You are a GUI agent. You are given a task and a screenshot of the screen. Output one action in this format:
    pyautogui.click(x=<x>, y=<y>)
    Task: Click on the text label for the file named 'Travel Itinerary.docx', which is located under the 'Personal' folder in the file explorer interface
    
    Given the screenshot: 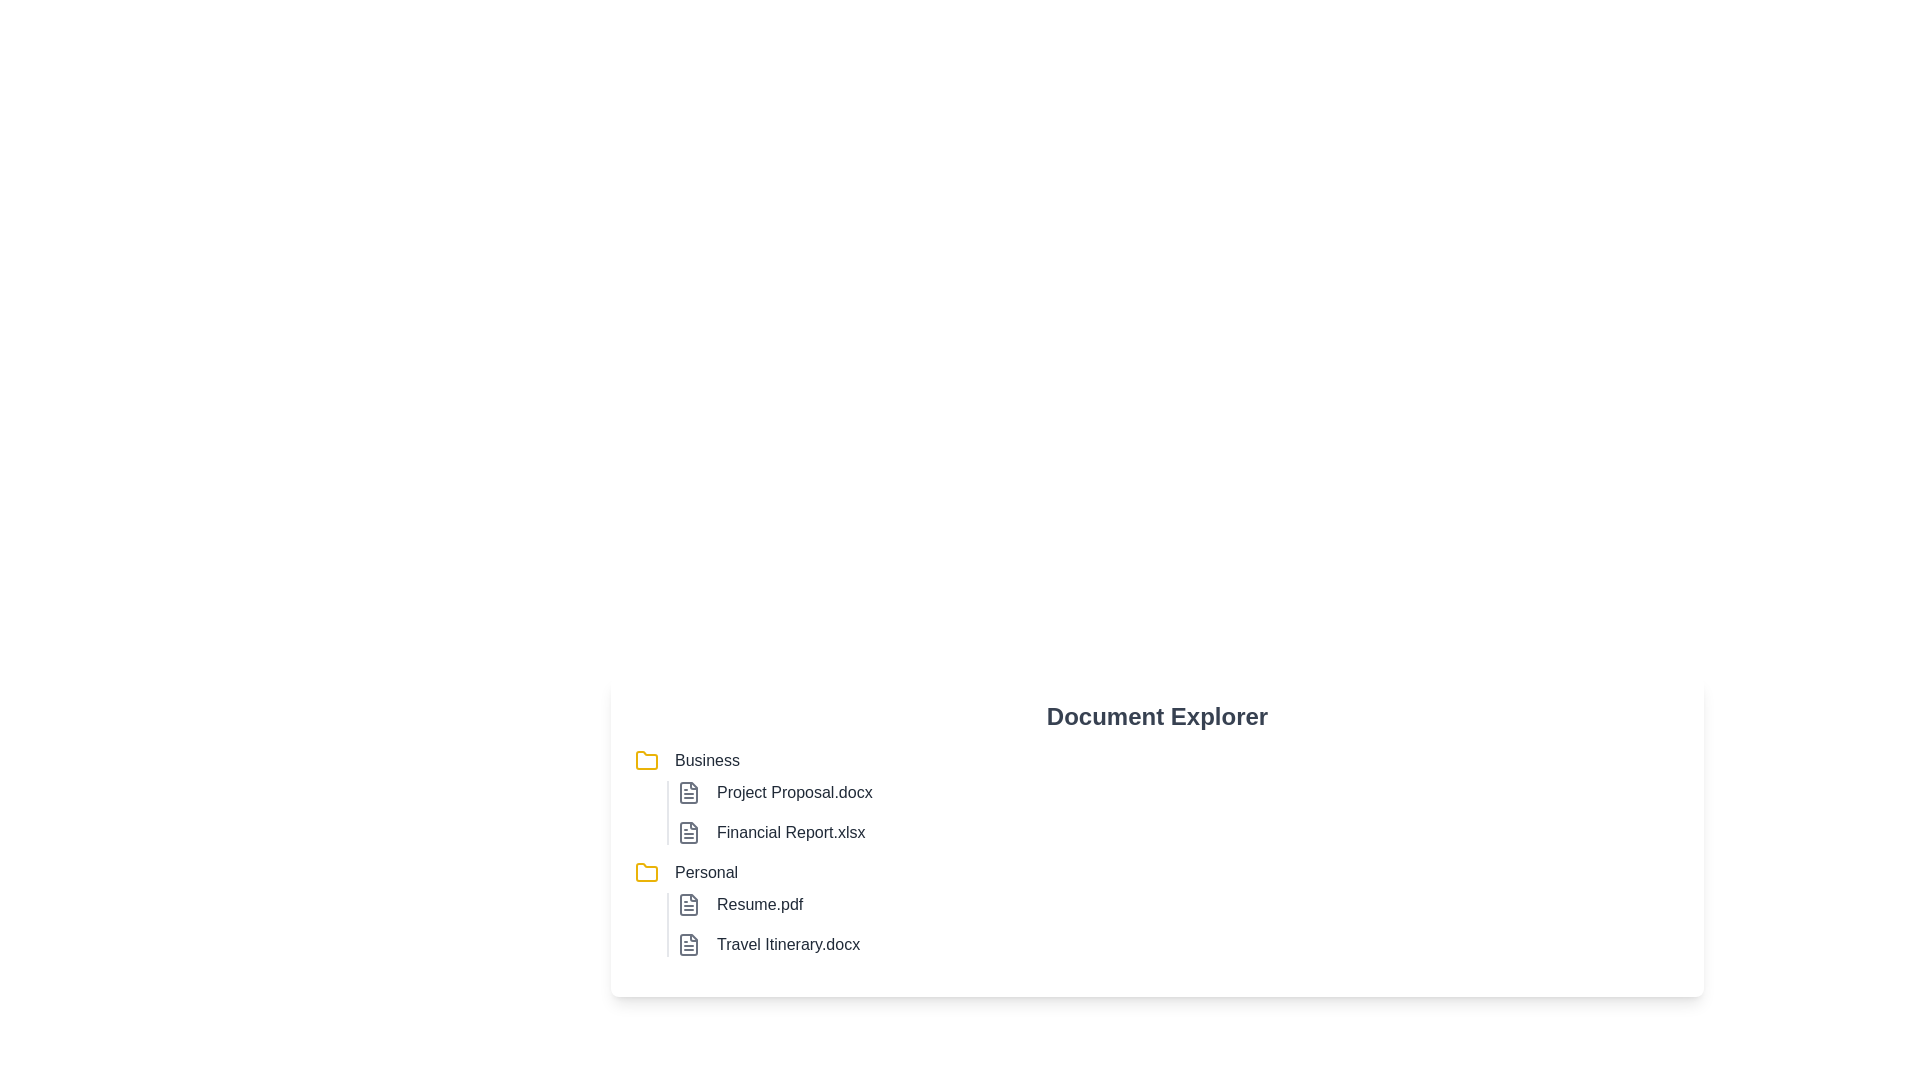 What is the action you would take?
    pyautogui.click(x=787, y=945)
    